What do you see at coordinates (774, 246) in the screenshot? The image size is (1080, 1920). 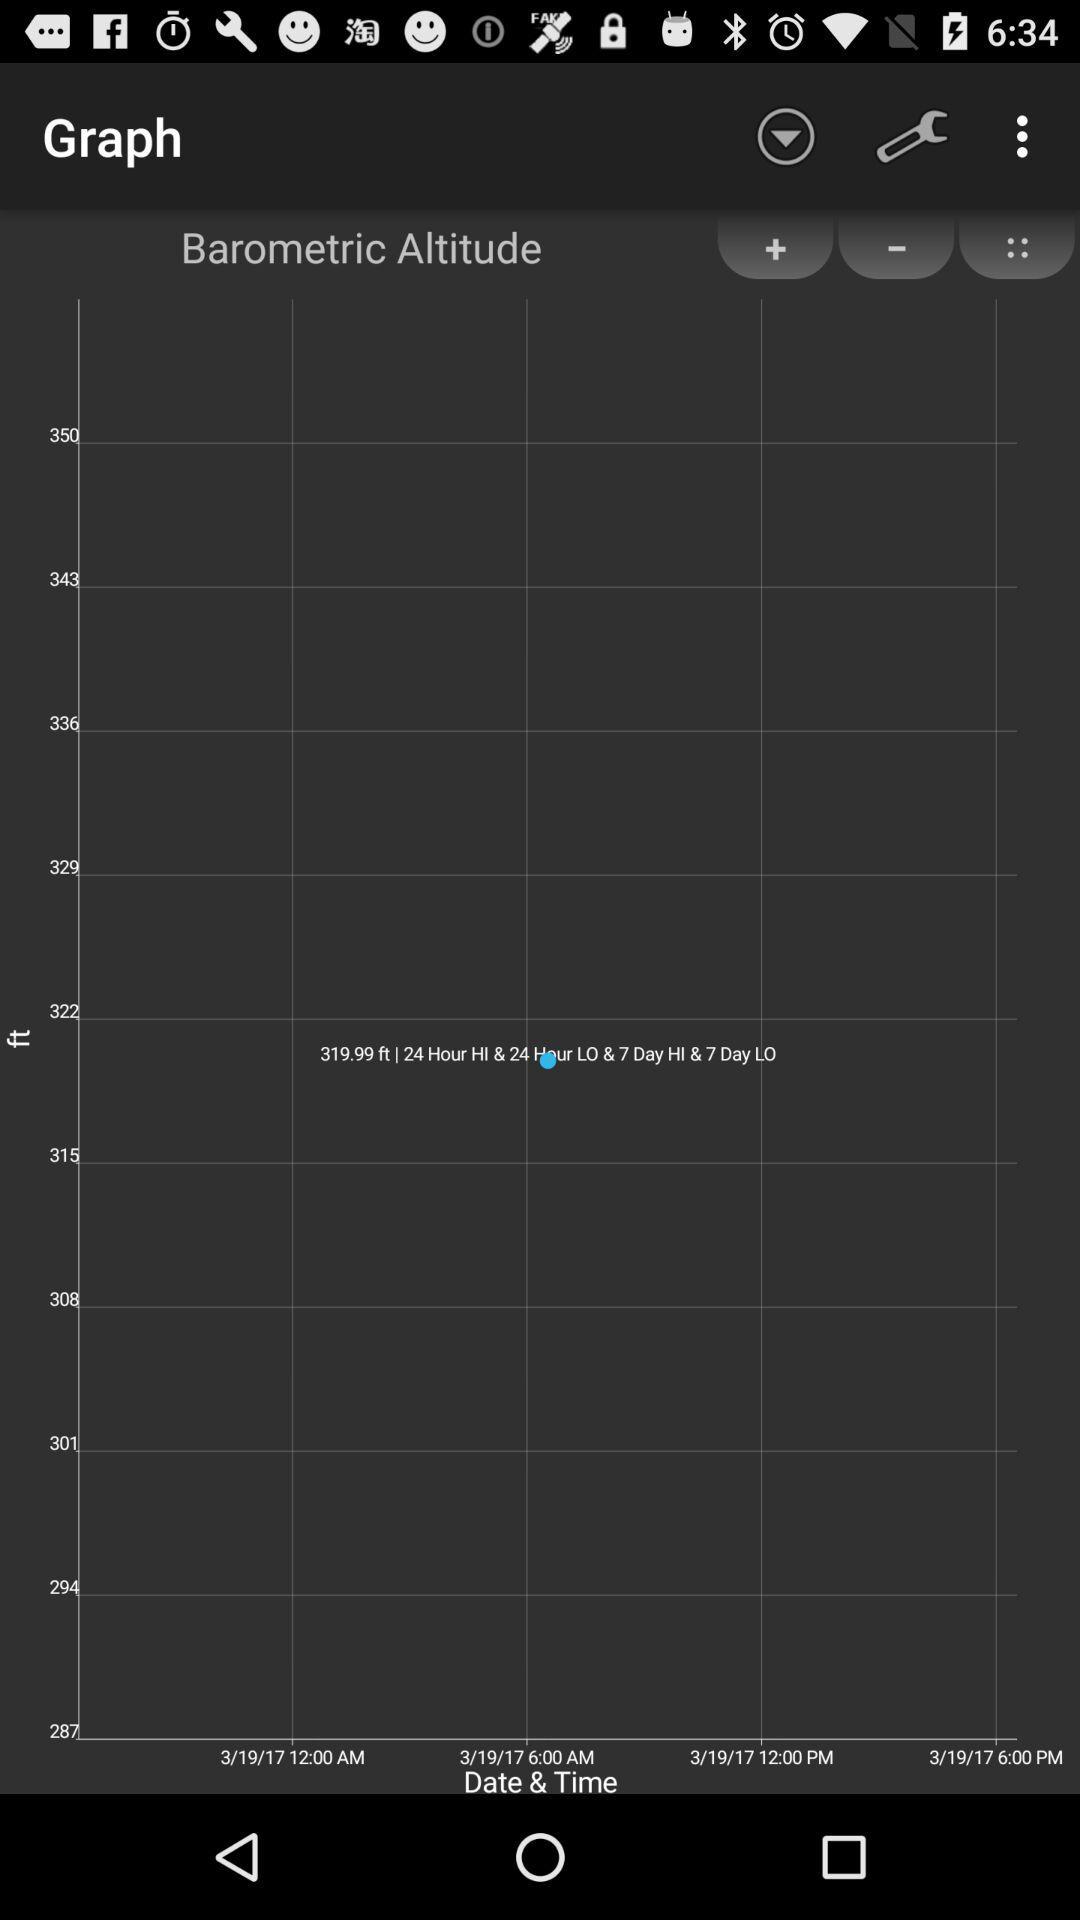 I see `the app to the right of barometric altitude` at bounding box center [774, 246].